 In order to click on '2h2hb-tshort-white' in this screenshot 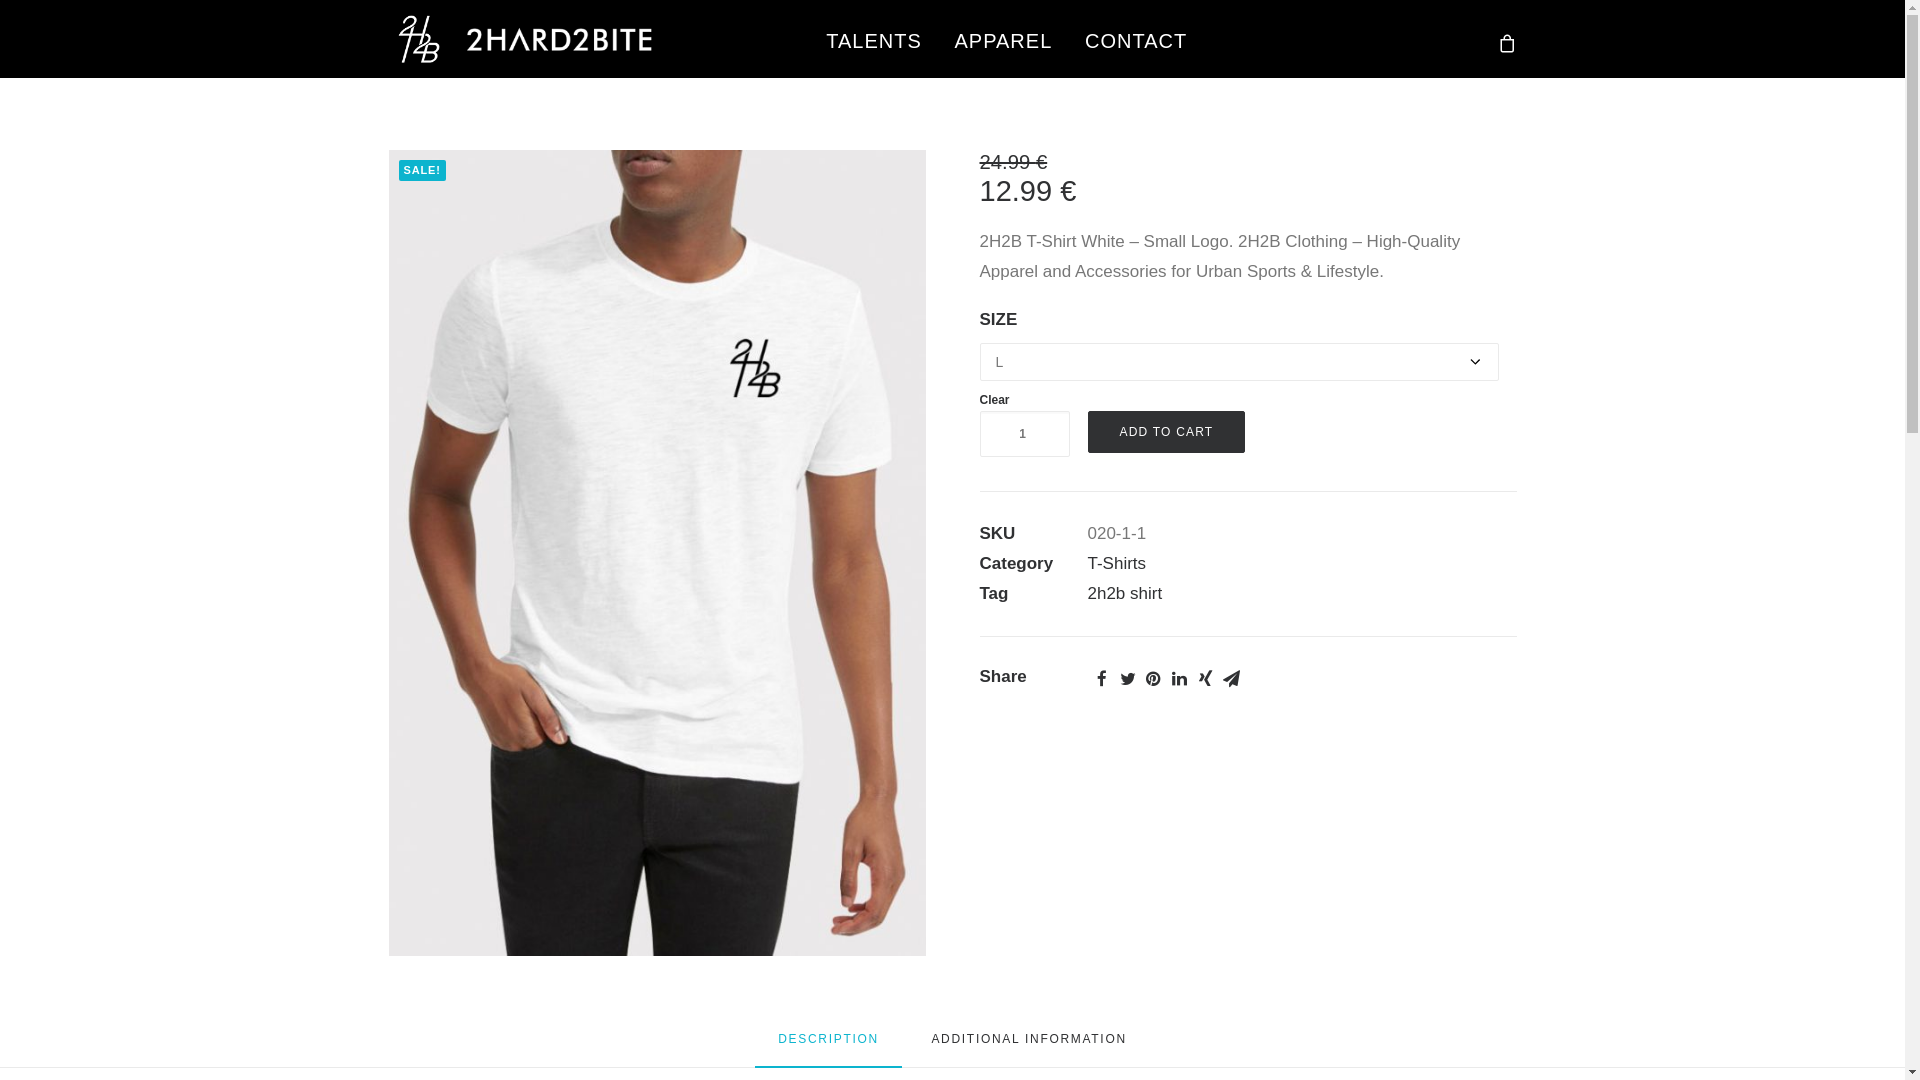, I will do `click(656, 552)`.